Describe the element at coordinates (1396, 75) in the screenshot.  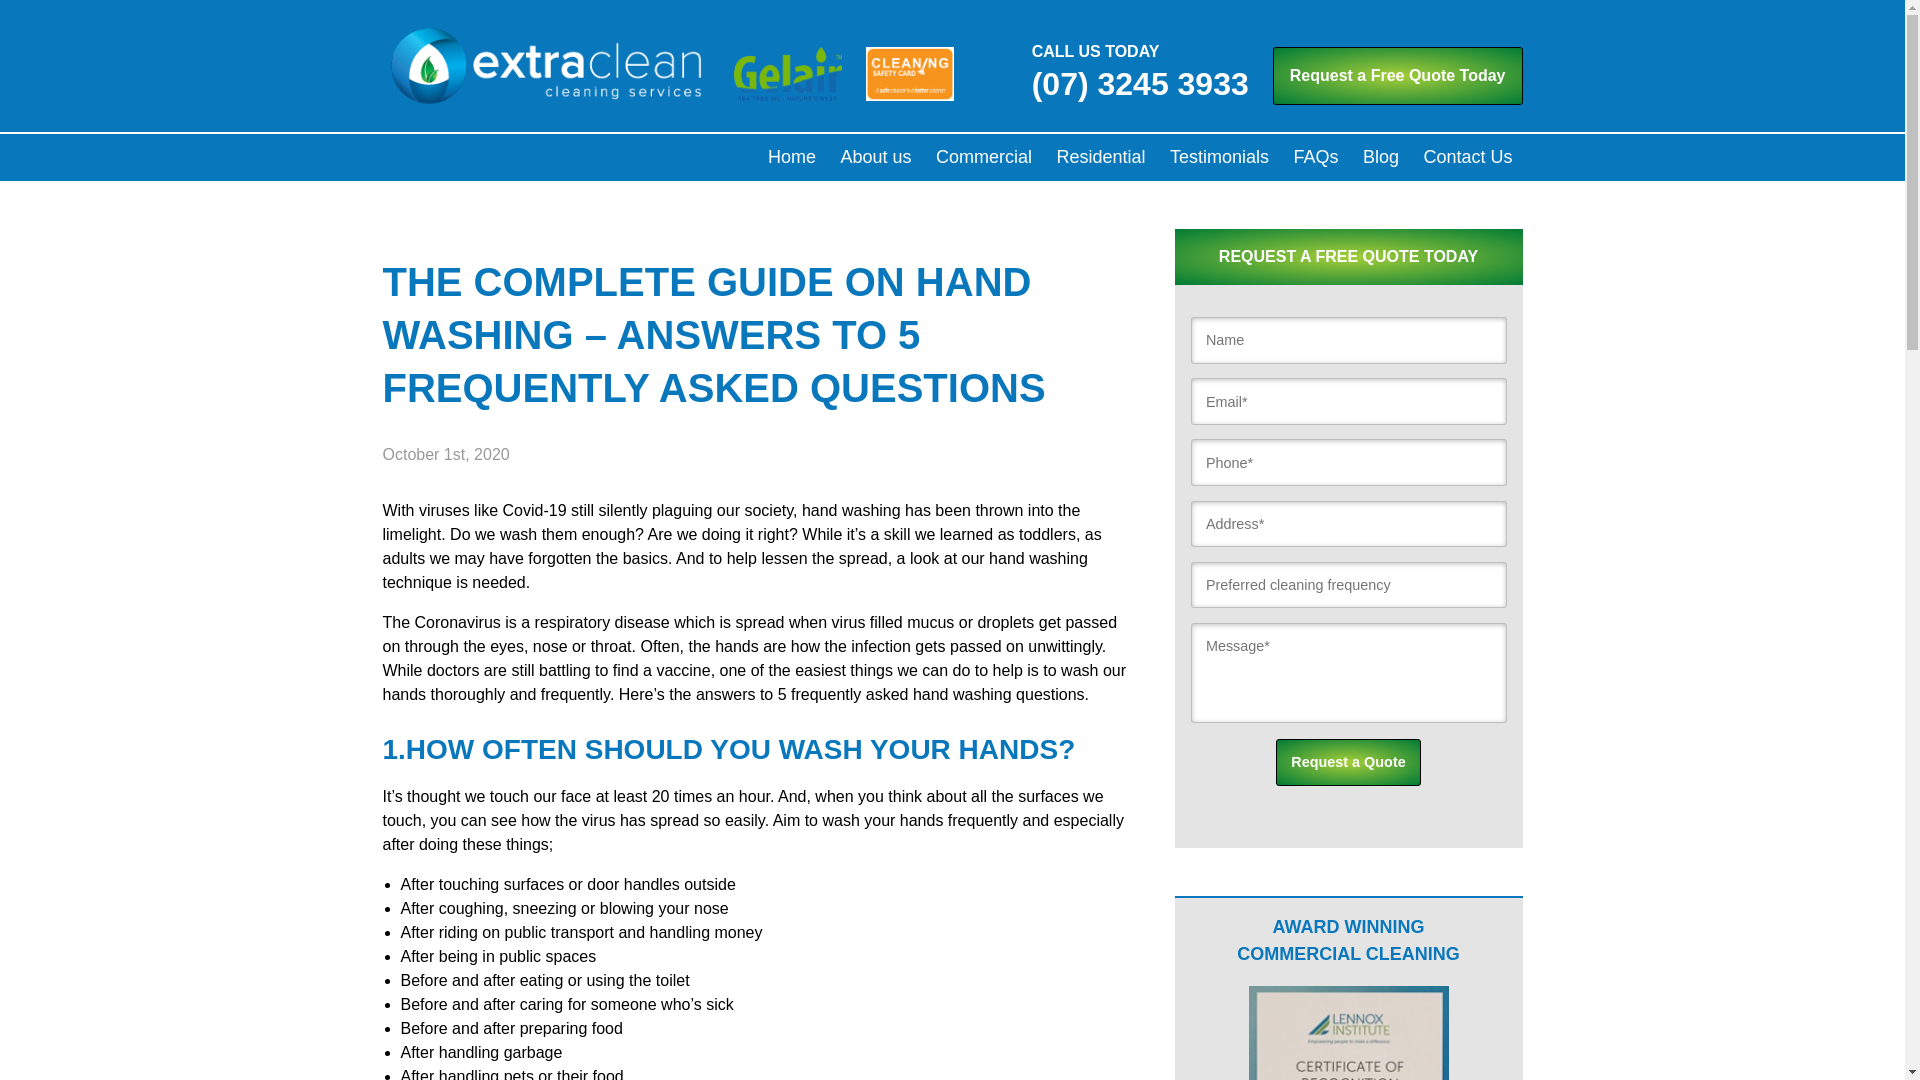
I see `'Request a Free Quote Today'` at that location.